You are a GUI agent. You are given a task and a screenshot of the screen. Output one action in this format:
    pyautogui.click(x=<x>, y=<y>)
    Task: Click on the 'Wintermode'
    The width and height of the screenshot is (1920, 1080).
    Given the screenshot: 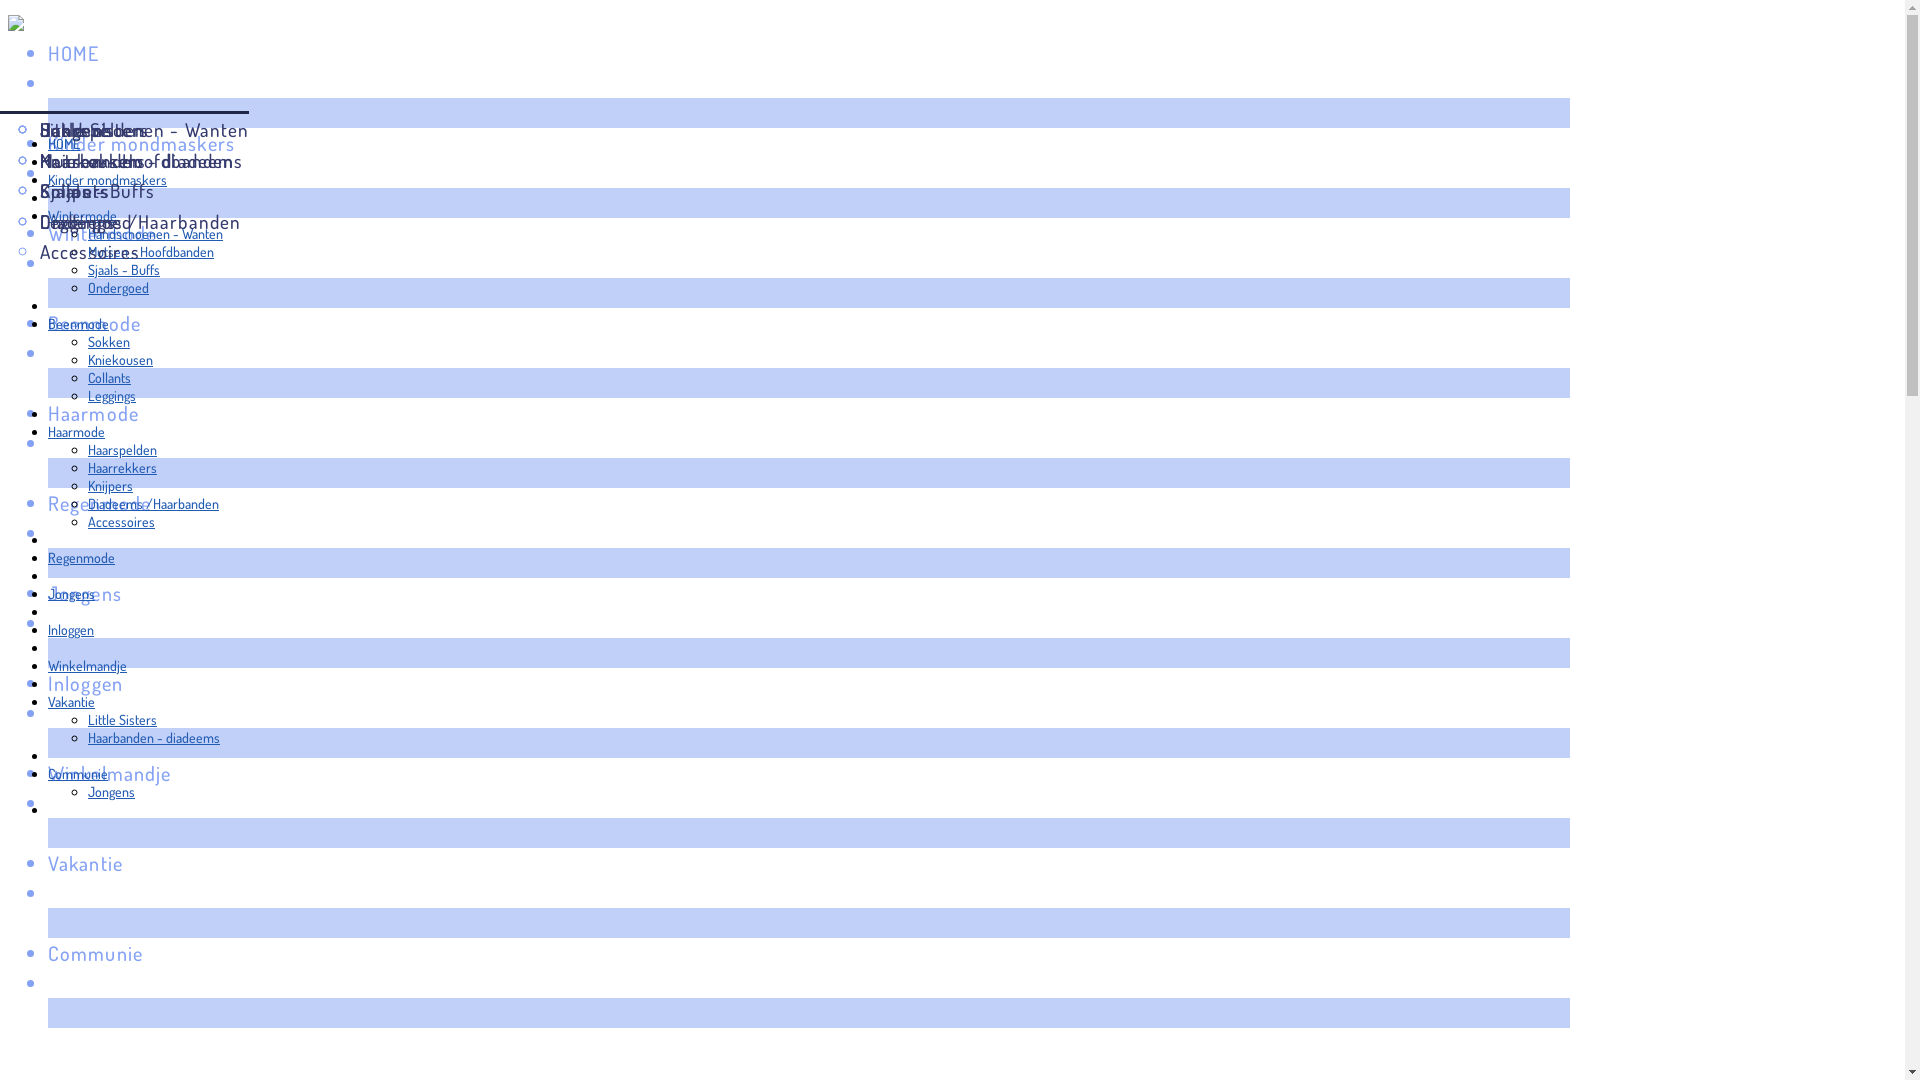 What is the action you would take?
    pyautogui.click(x=81, y=215)
    